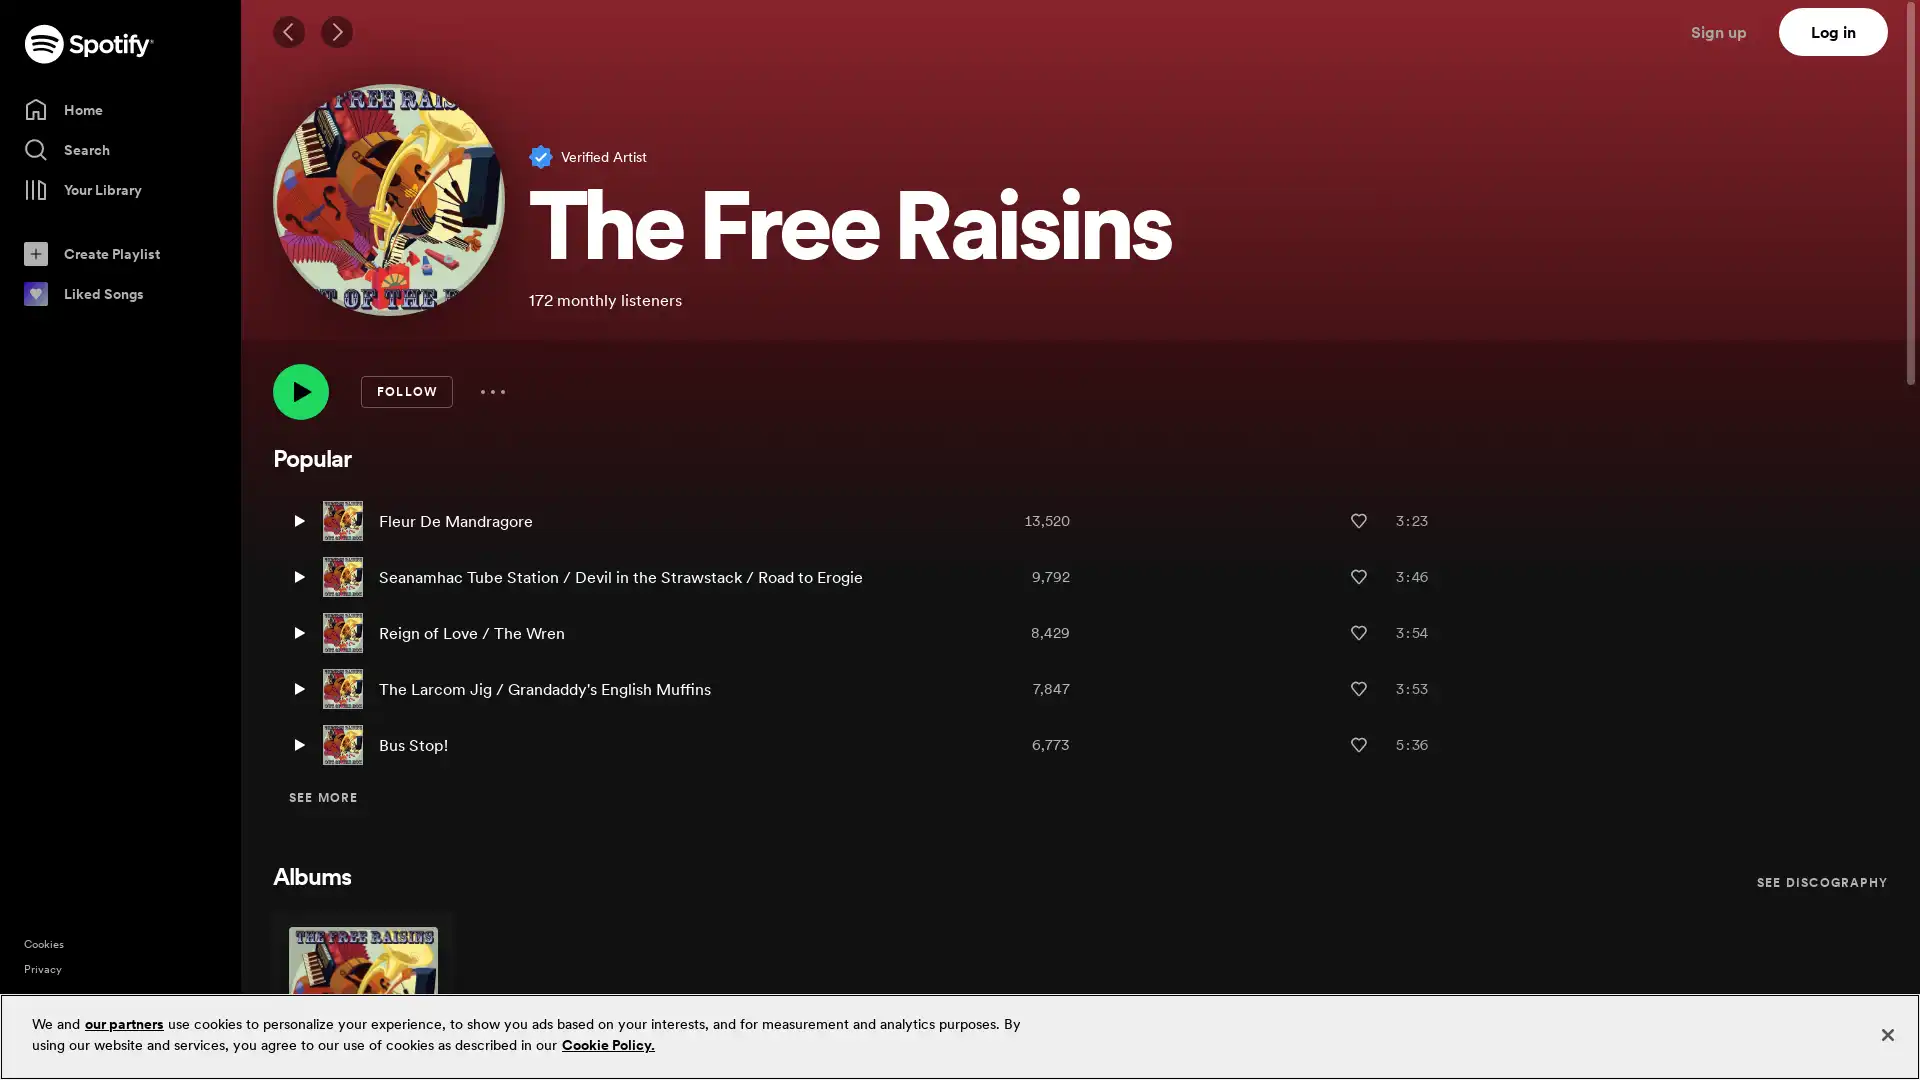  What do you see at coordinates (403, 1049) in the screenshot?
I see `Play Out of the Box` at bounding box center [403, 1049].